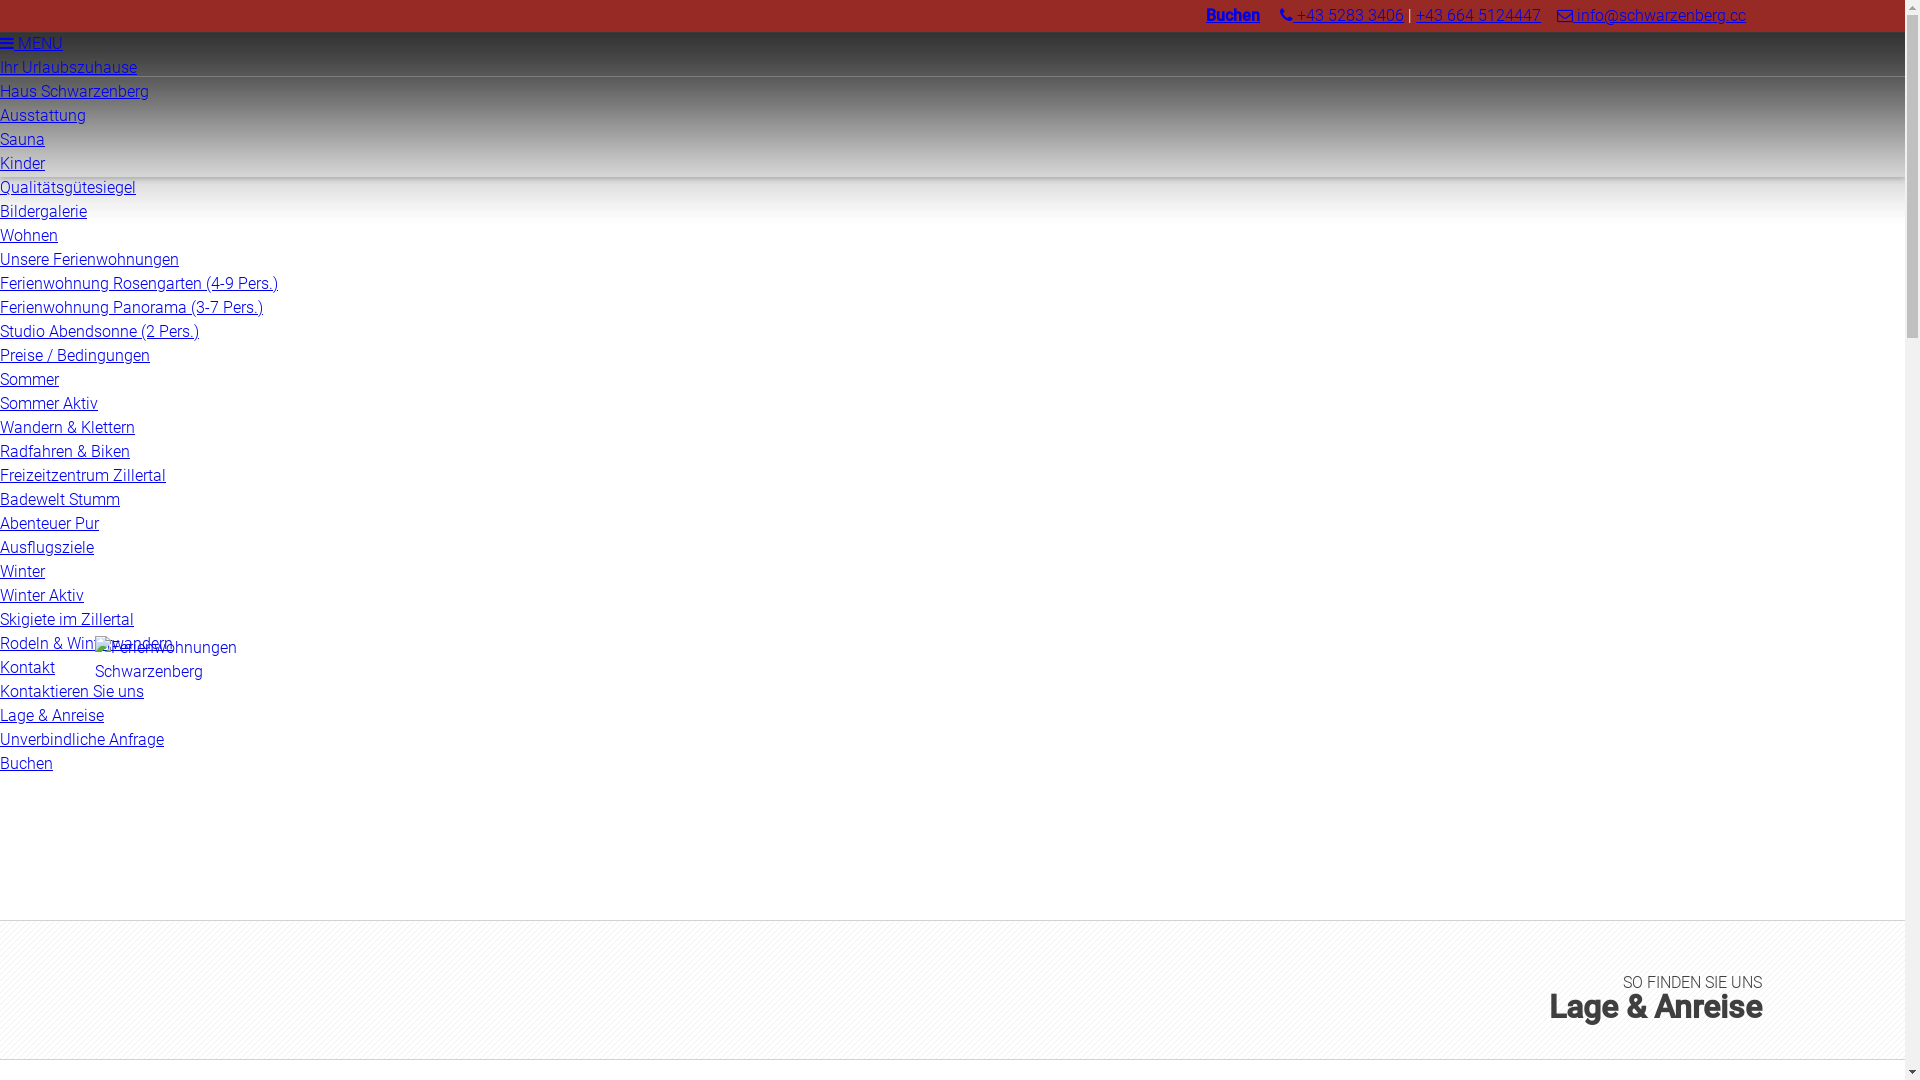 This screenshot has height=1080, width=1920. What do you see at coordinates (1555, 15) in the screenshot?
I see `'info@schwarzenberg.cc'` at bounding box center [1555, 15].